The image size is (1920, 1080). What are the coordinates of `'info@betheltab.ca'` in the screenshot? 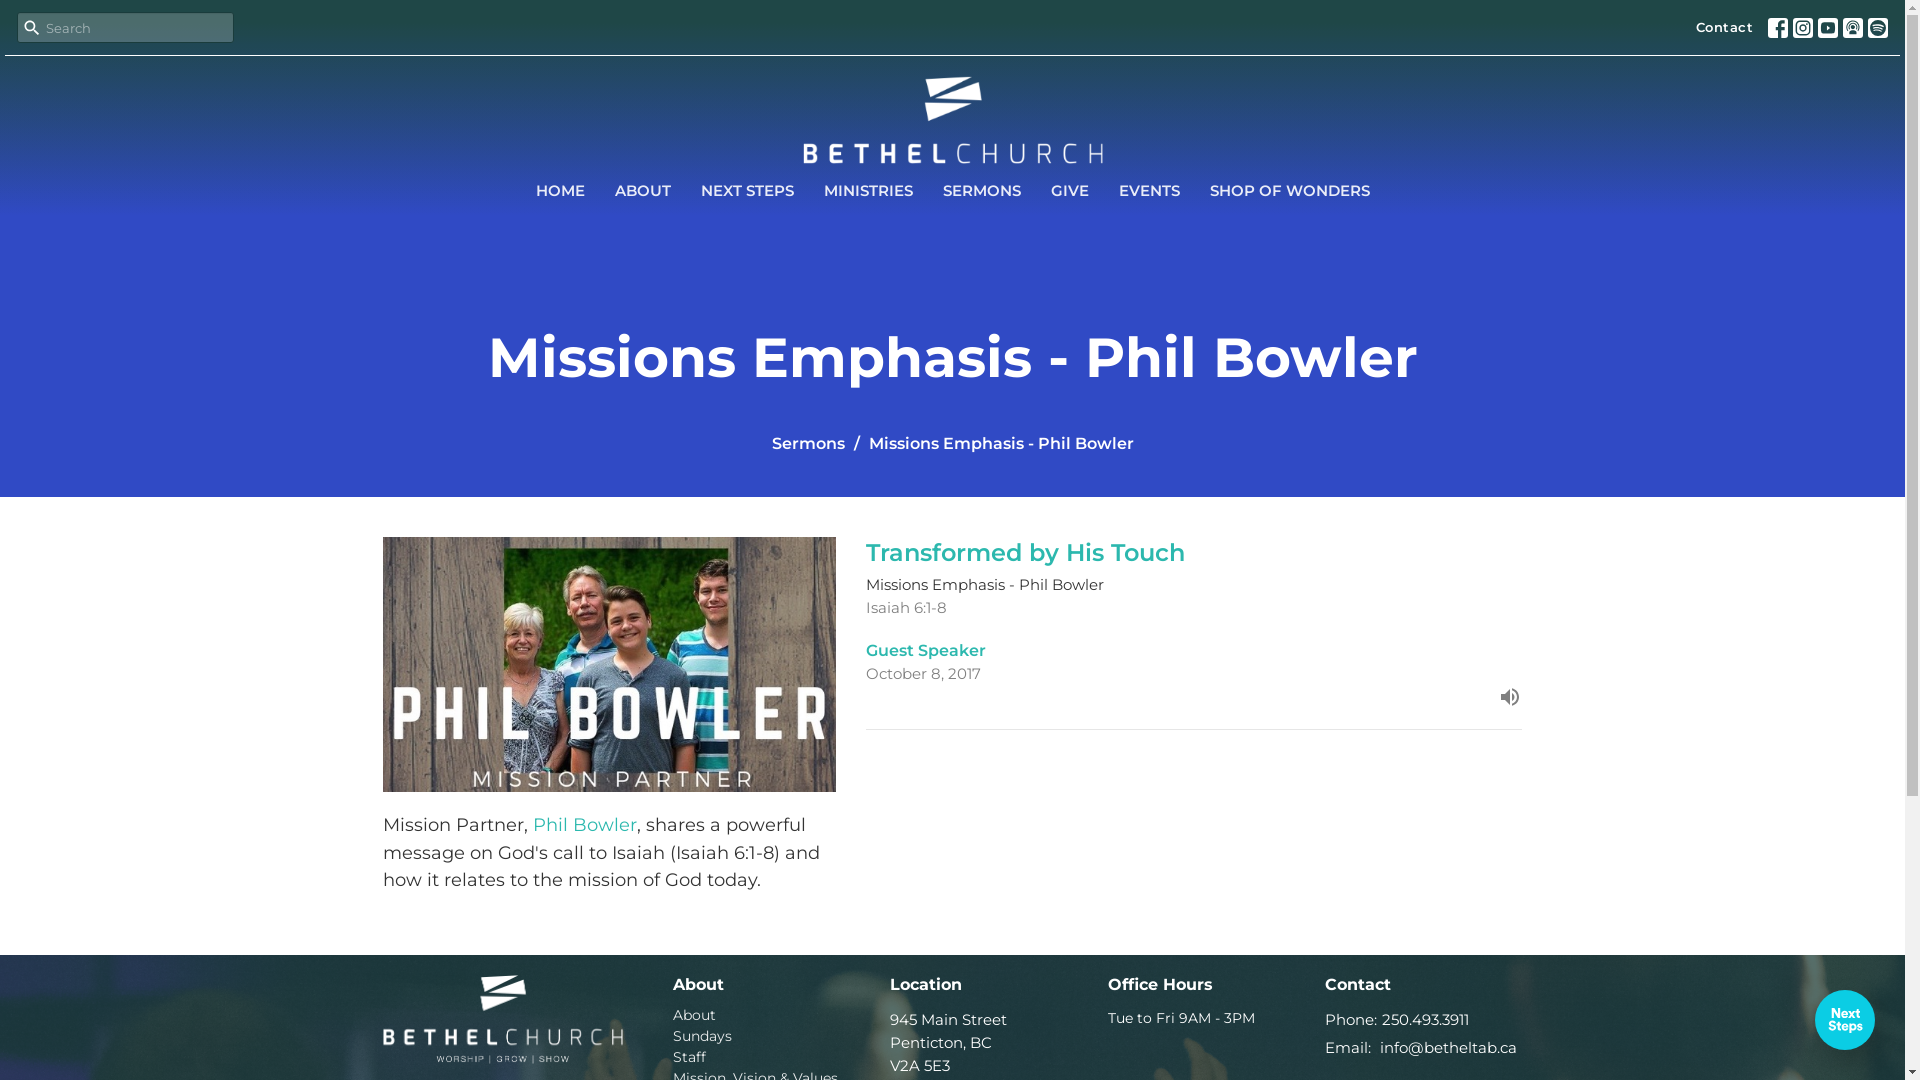 It's located at (1448, 1046).